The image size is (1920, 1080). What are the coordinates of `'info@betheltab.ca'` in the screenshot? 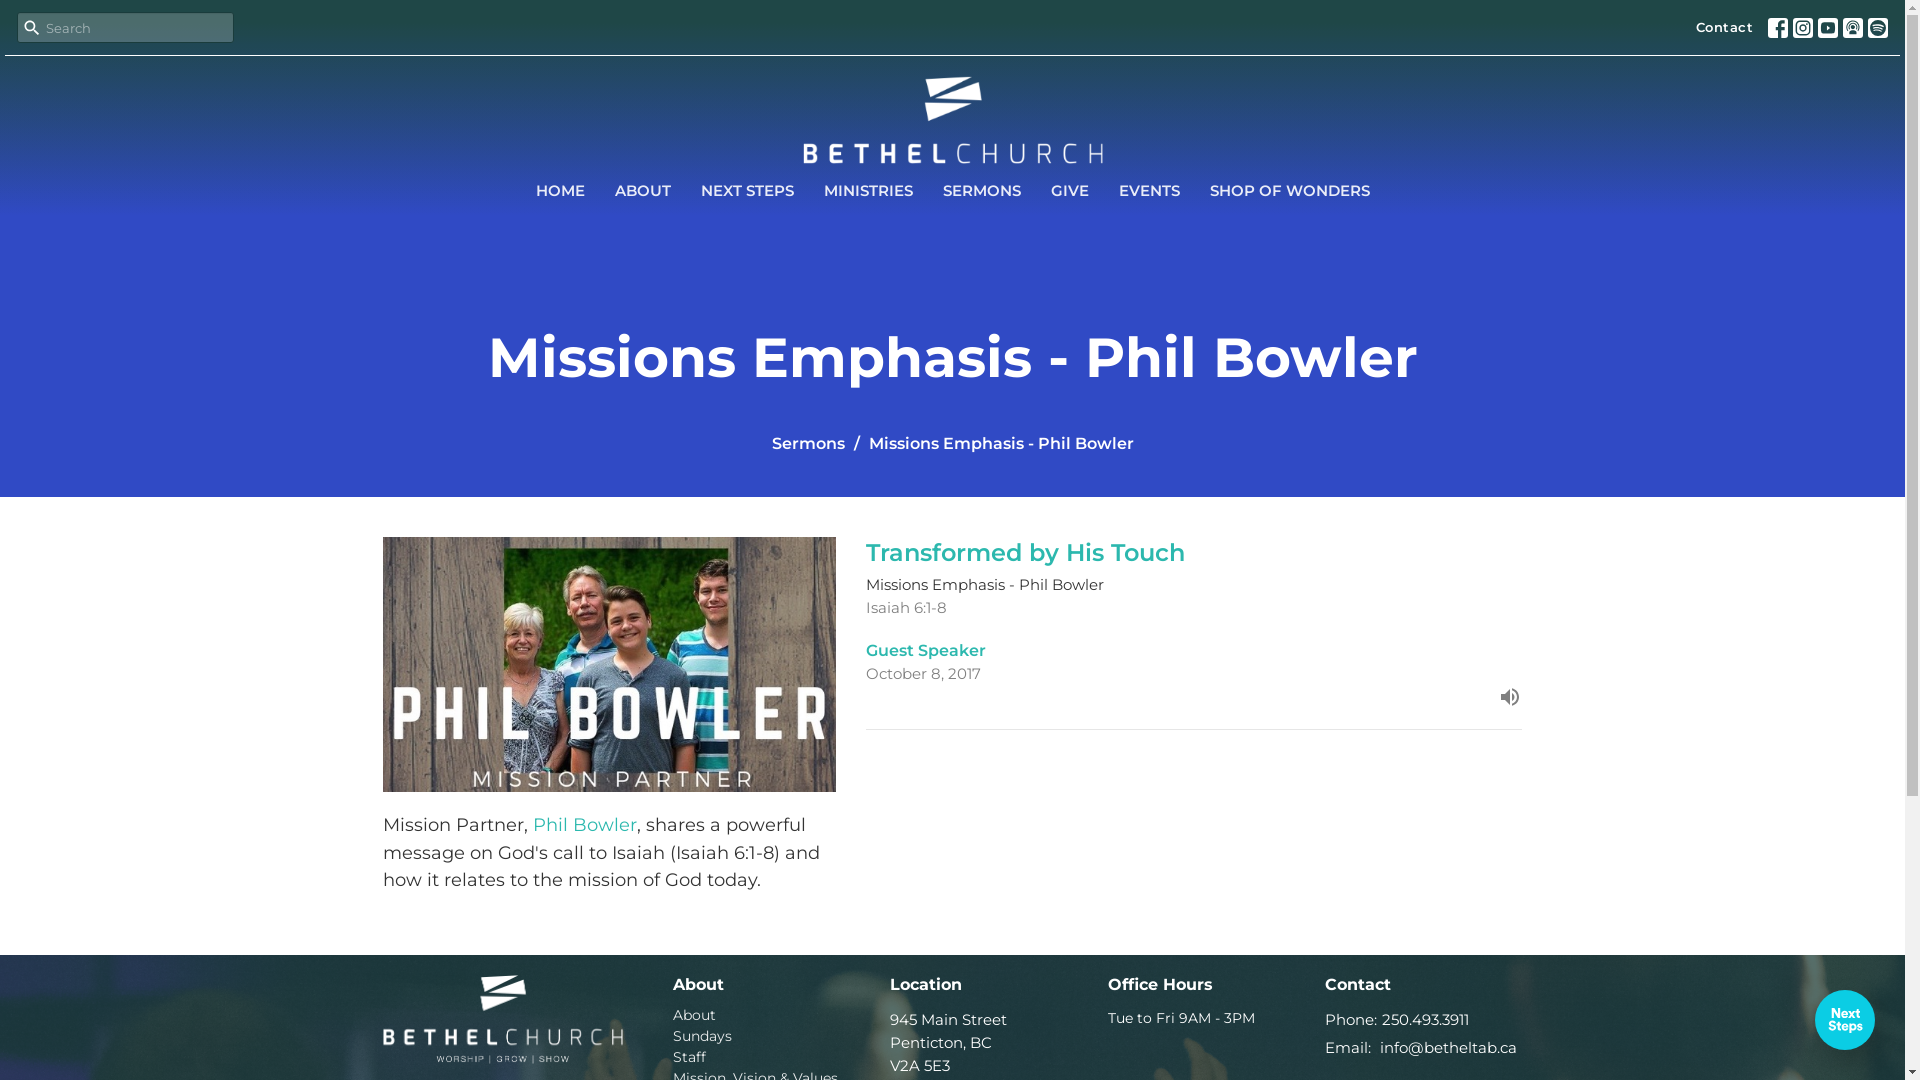 It's located at (1448, 1046).